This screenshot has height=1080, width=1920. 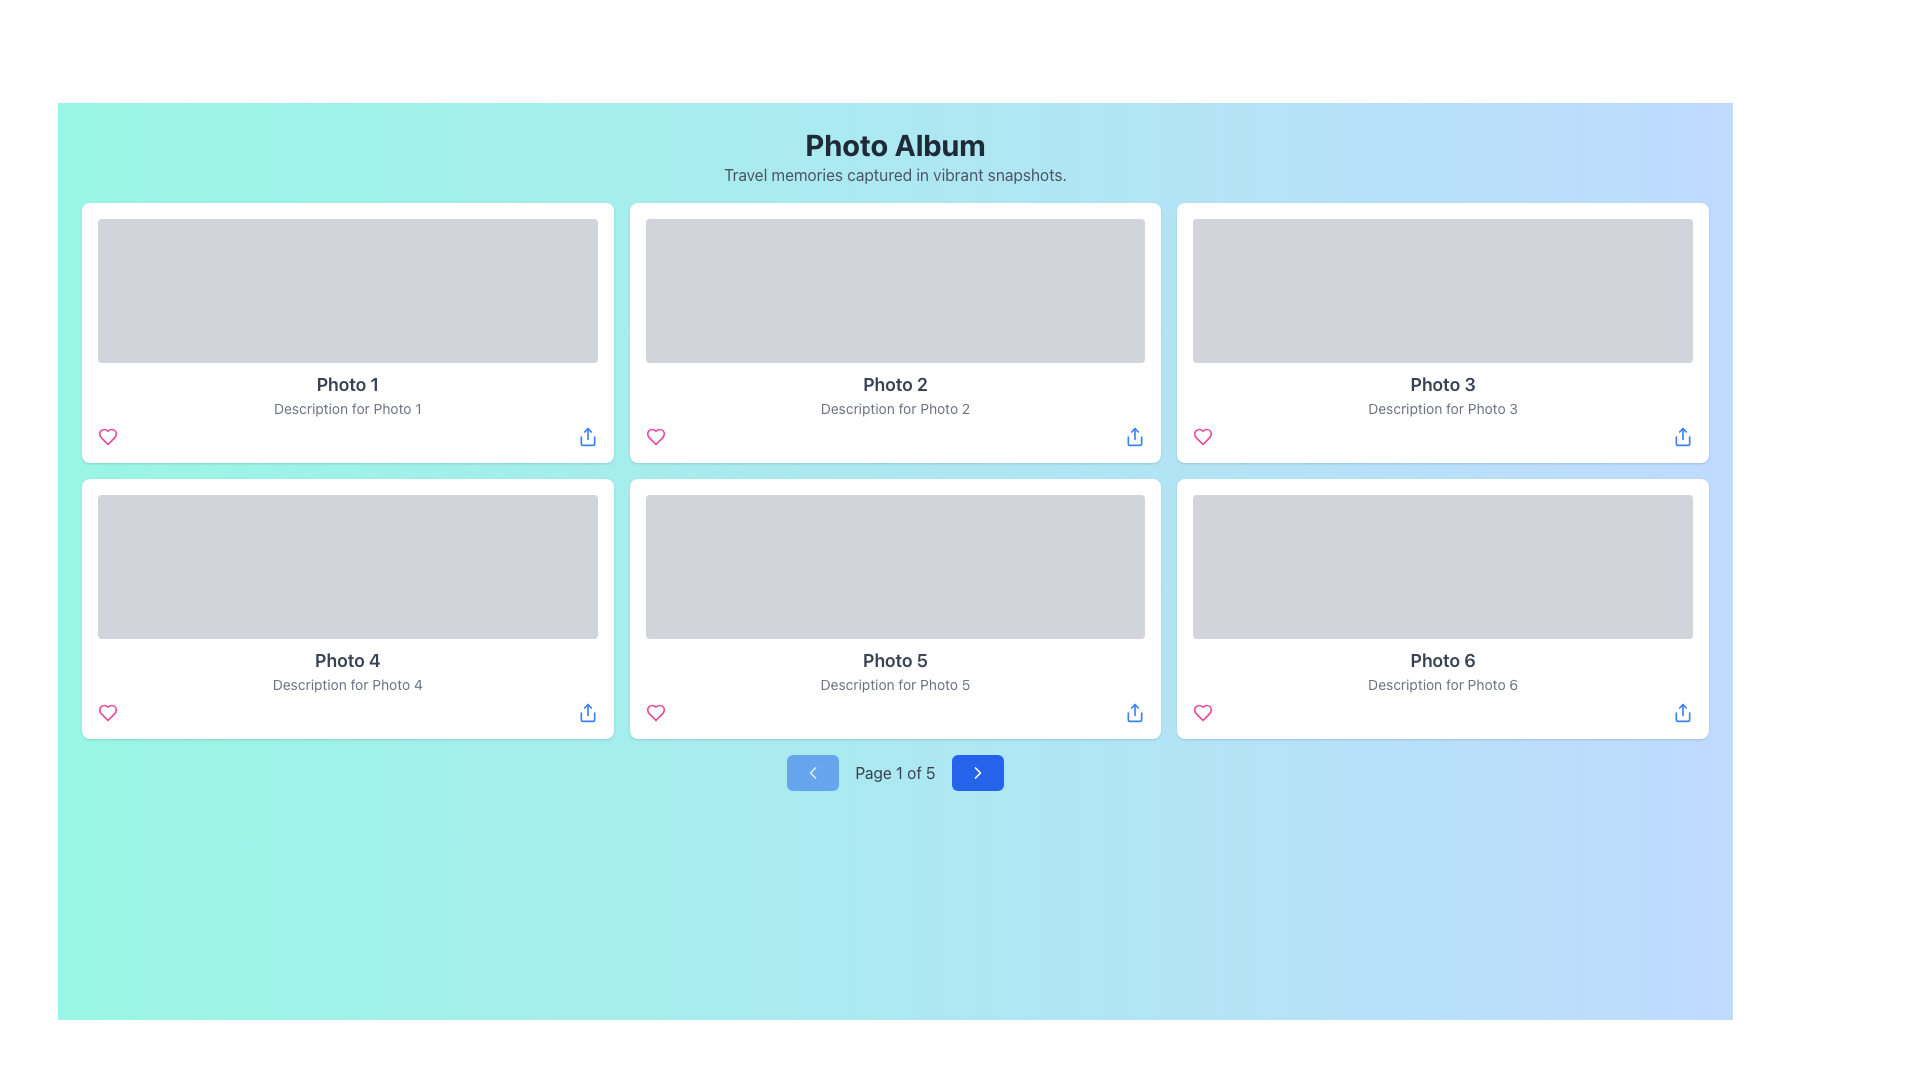 What do you see at coordinates (107, 435) in the screenshot?
I see `the heart icon with a pink outline located at the bottom-left corner of the photo card for 'Photo 4'` at bounding box center [107, 435].